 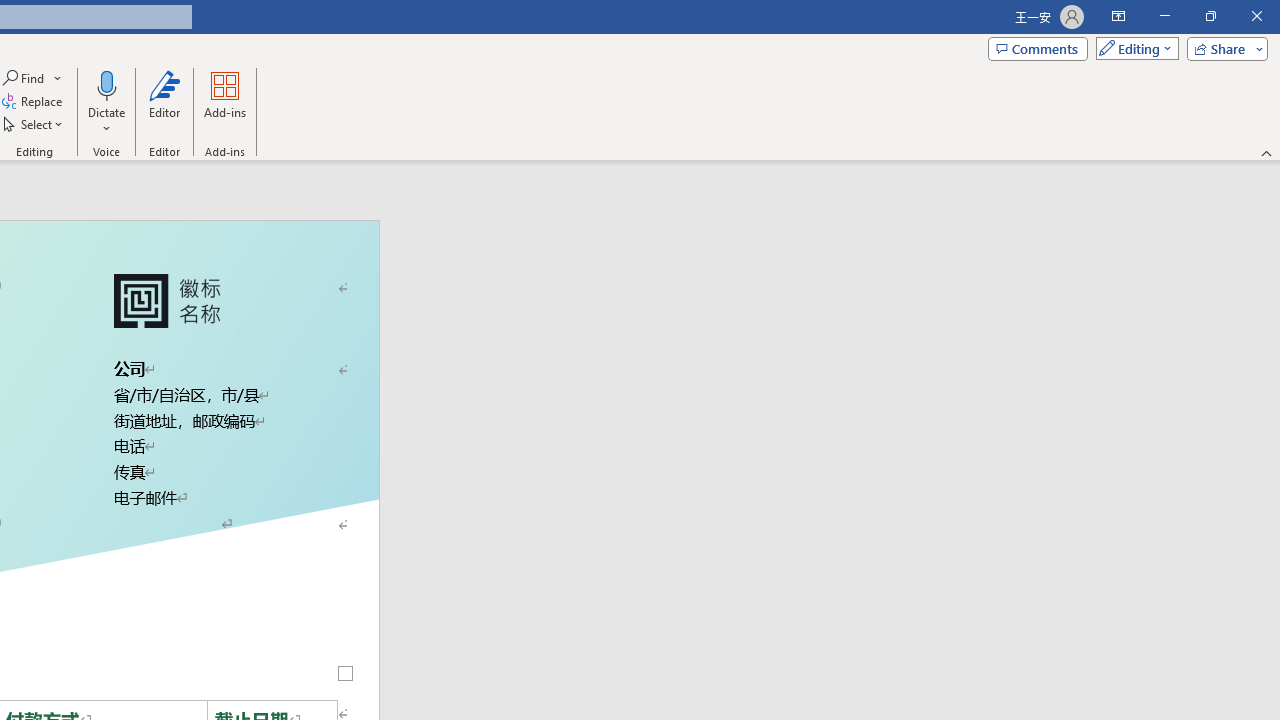 What do you see at coordinates (1255, 16) in the screenshot?
I see `'Close'` at bounding box center [1255, 16].